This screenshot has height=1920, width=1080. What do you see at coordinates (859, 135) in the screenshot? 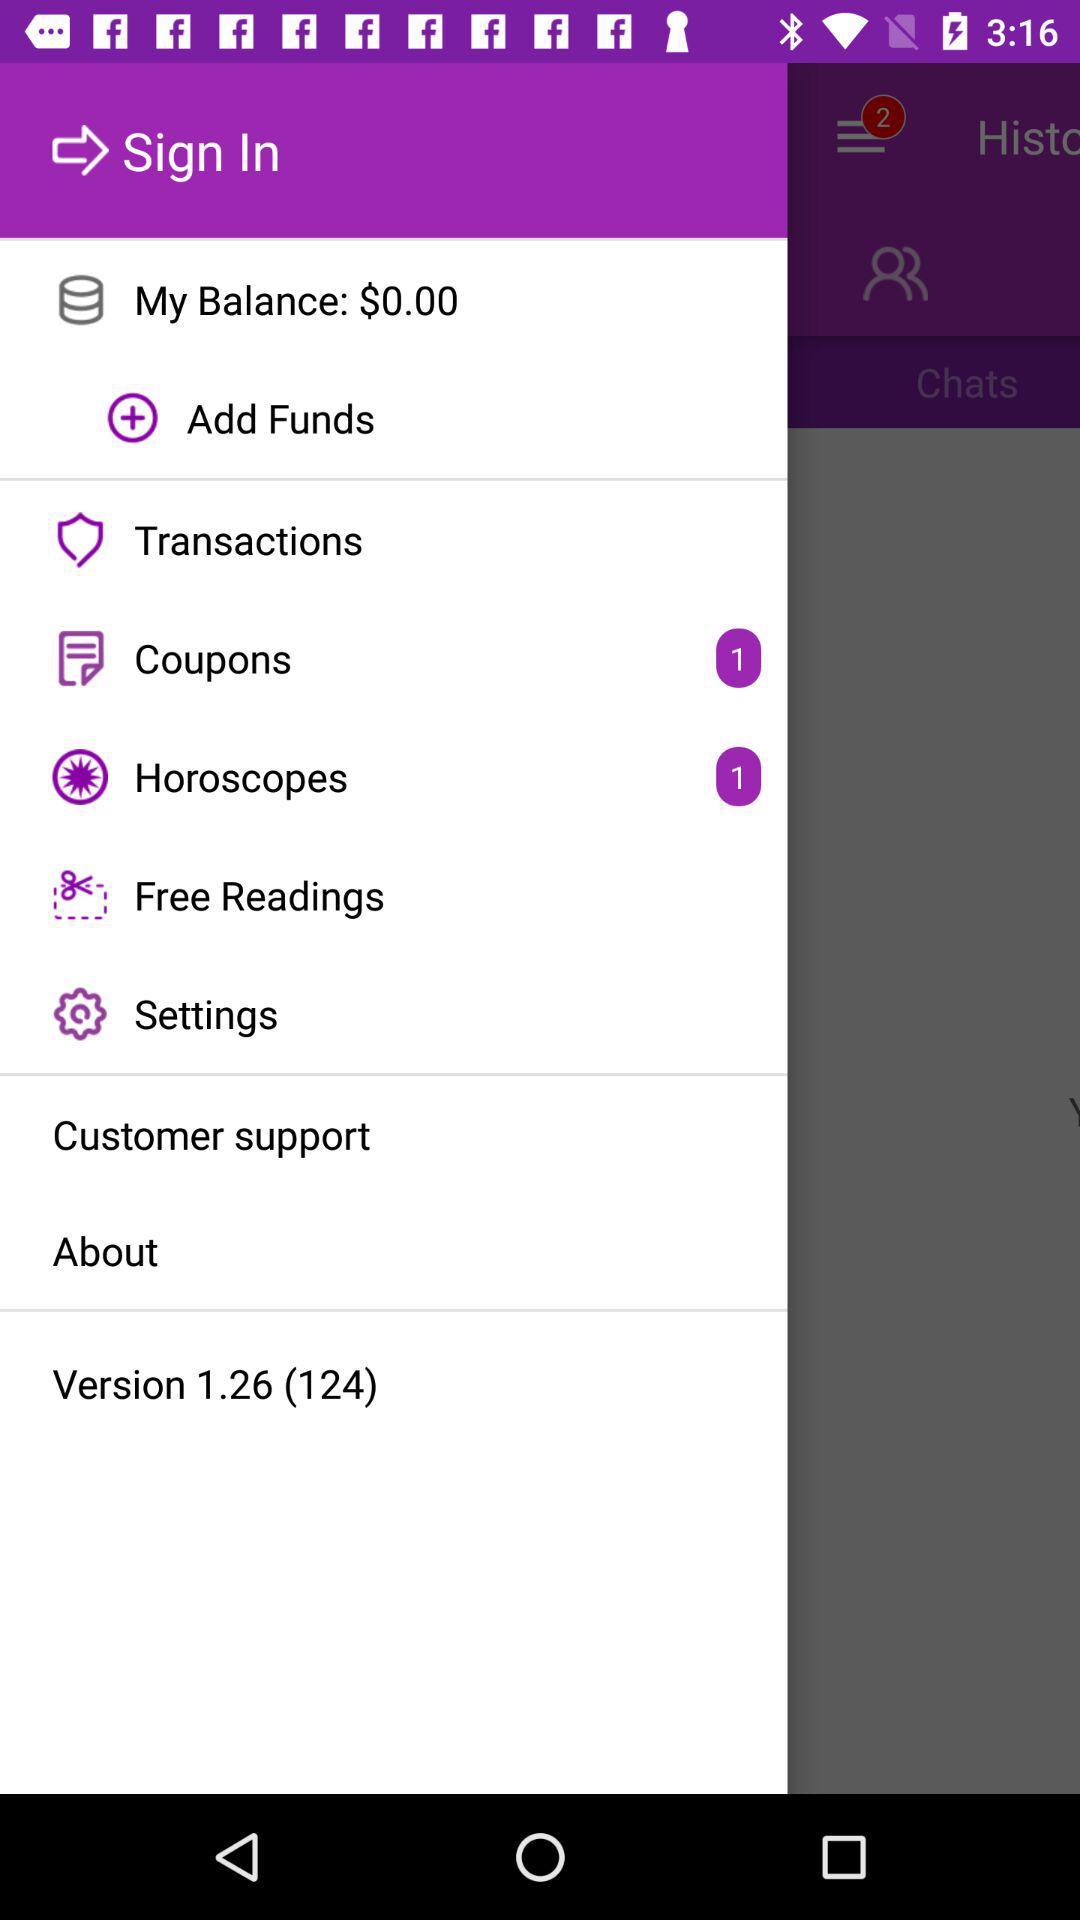
I see `the menu icon` at bounding box center [859, 135].